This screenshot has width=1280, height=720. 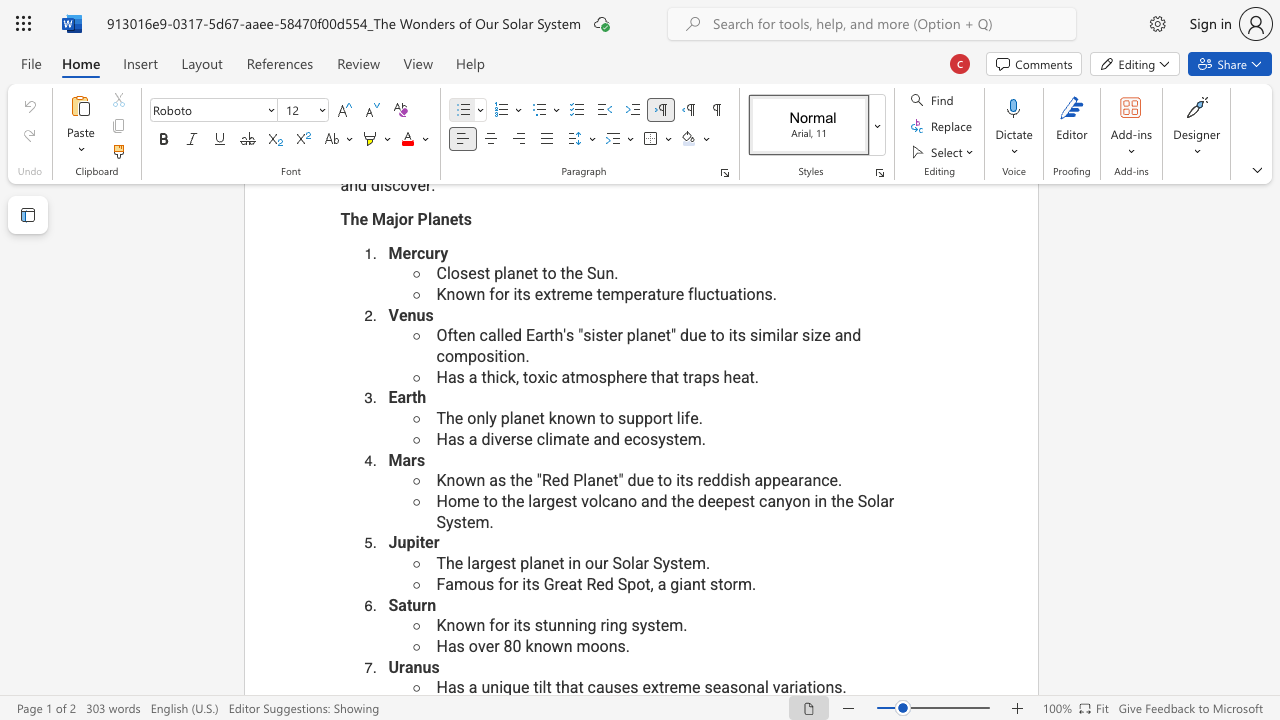 I want to click on the space between the continuous character "g" and "i" in the text, so click(x=678, y=584).